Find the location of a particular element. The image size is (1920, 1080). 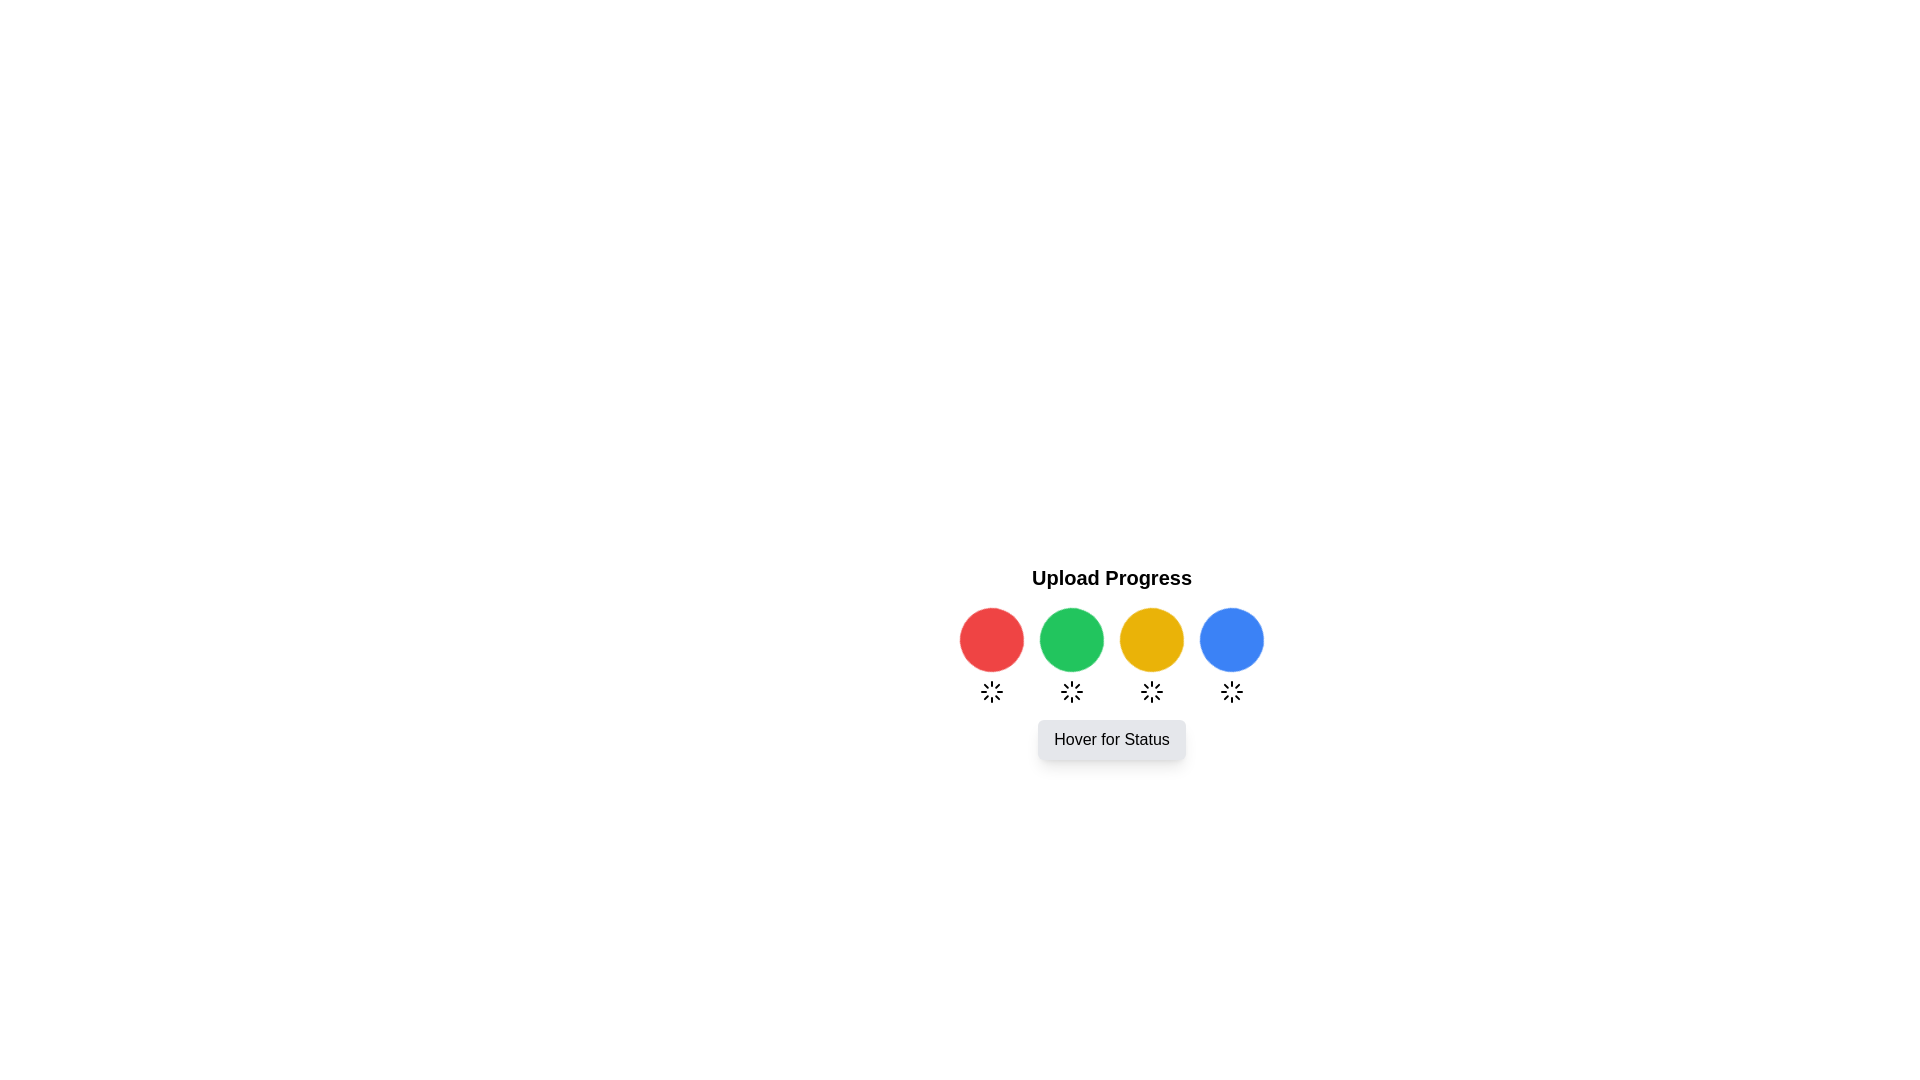

the circular loader icon located at the center of the interface, which is styled with thin, geometric strokes and resembles a spinning loader is located at coordinates (1152, 690).